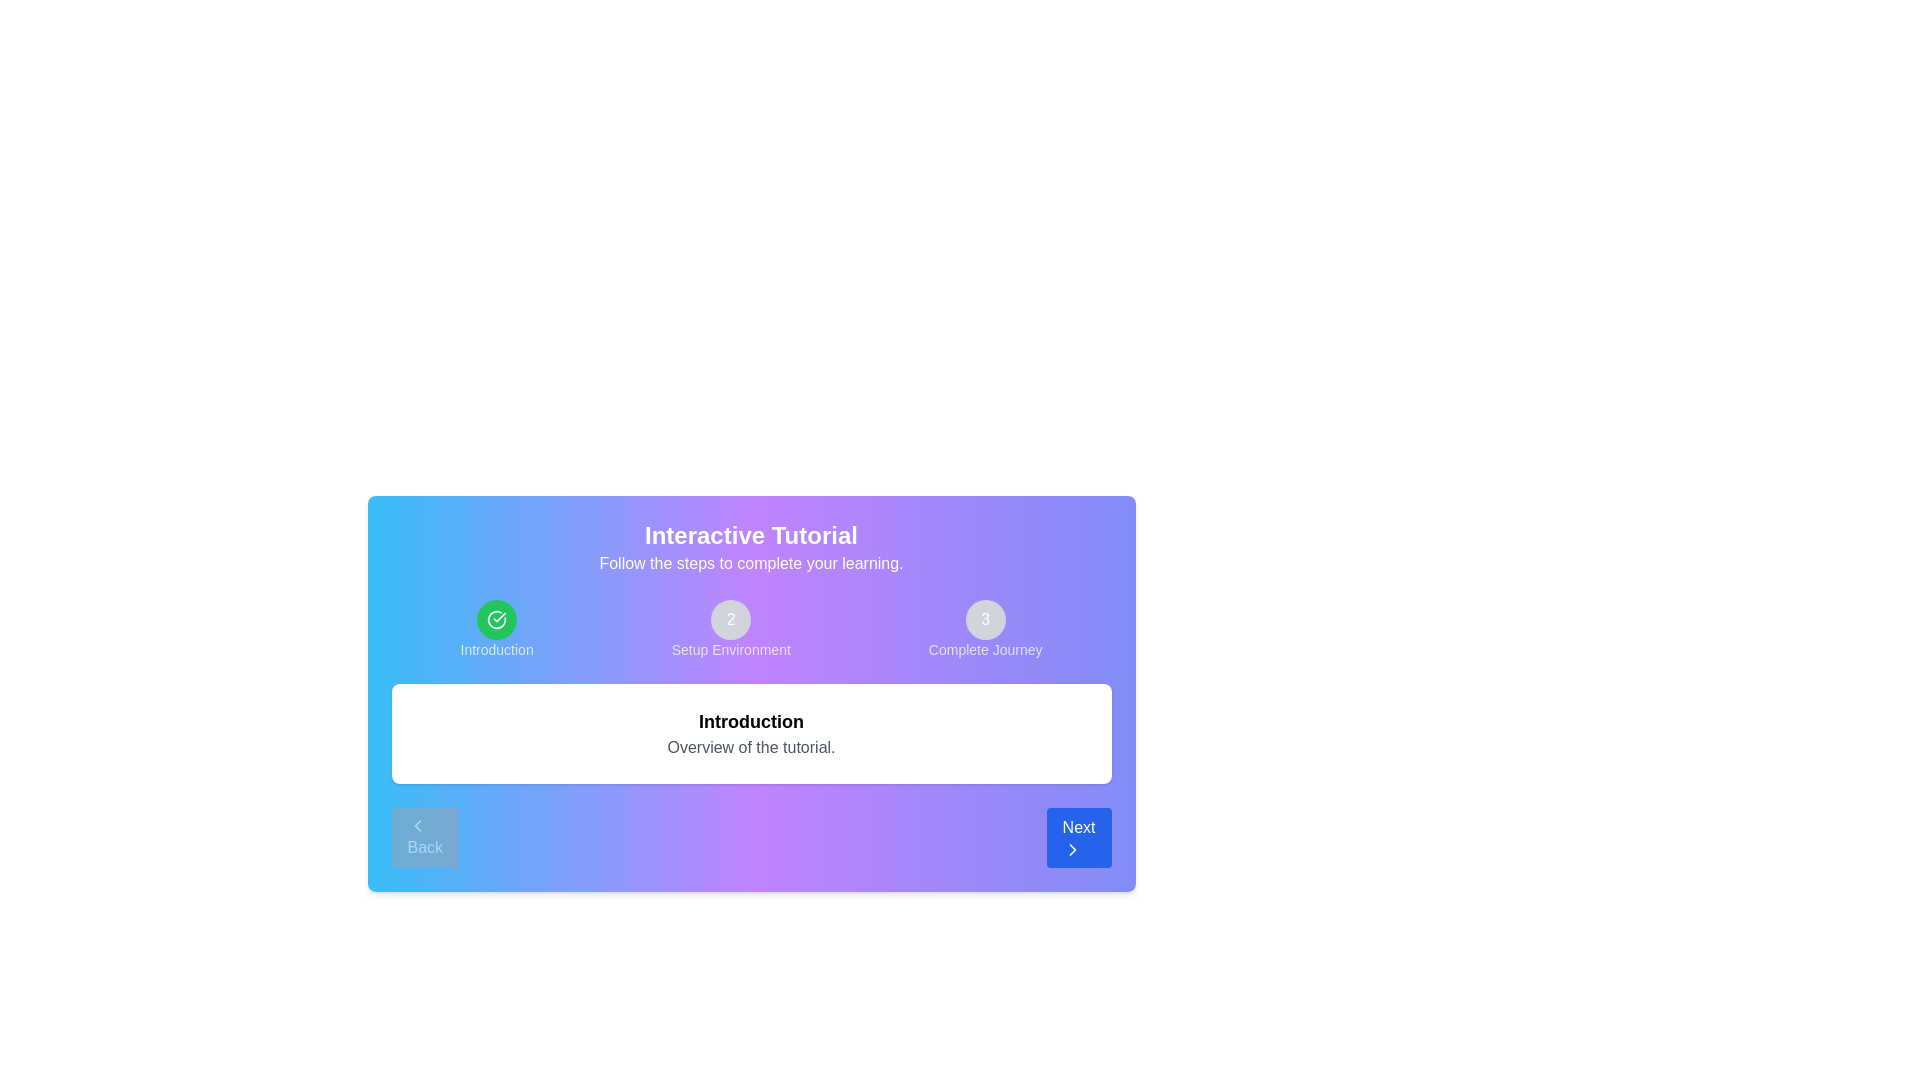  Describe the element at coordinates (1078, 837) in the screenshot. I see `the 'Next' button to proceed to the next tutorial step` at that location.